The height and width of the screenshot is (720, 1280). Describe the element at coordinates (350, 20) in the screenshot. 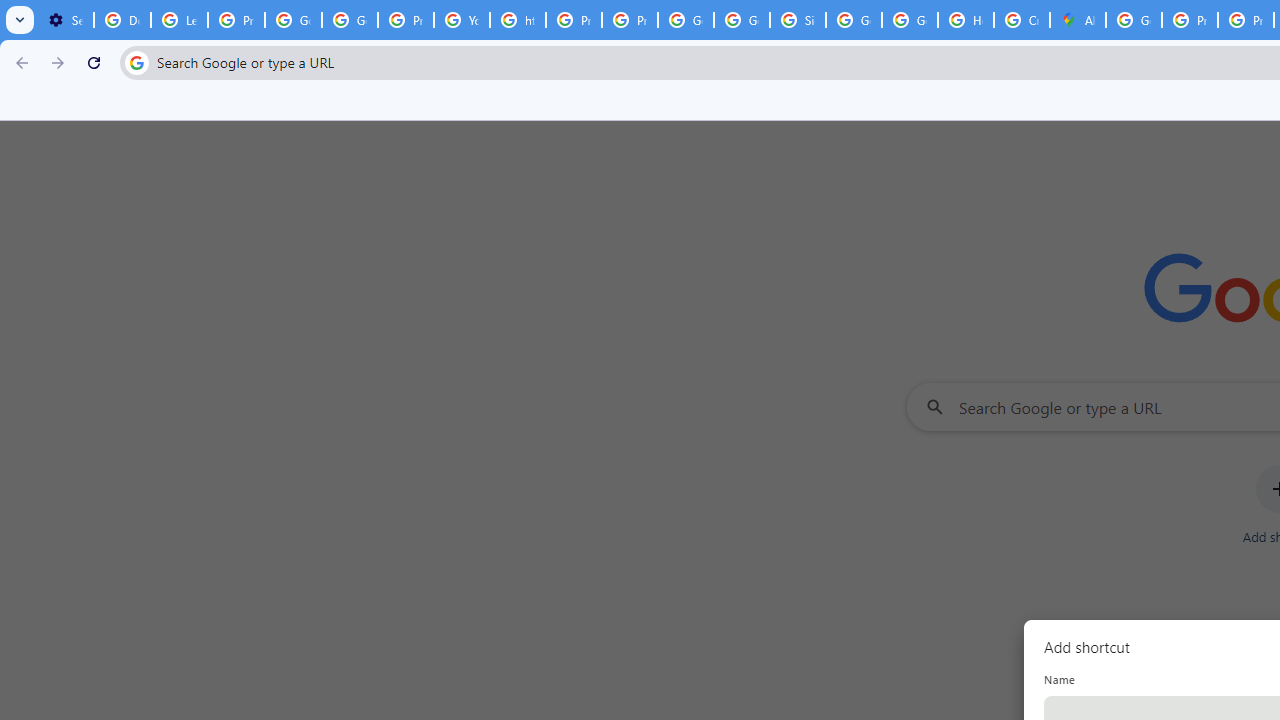

I see `'Google Account Help'` at that location.